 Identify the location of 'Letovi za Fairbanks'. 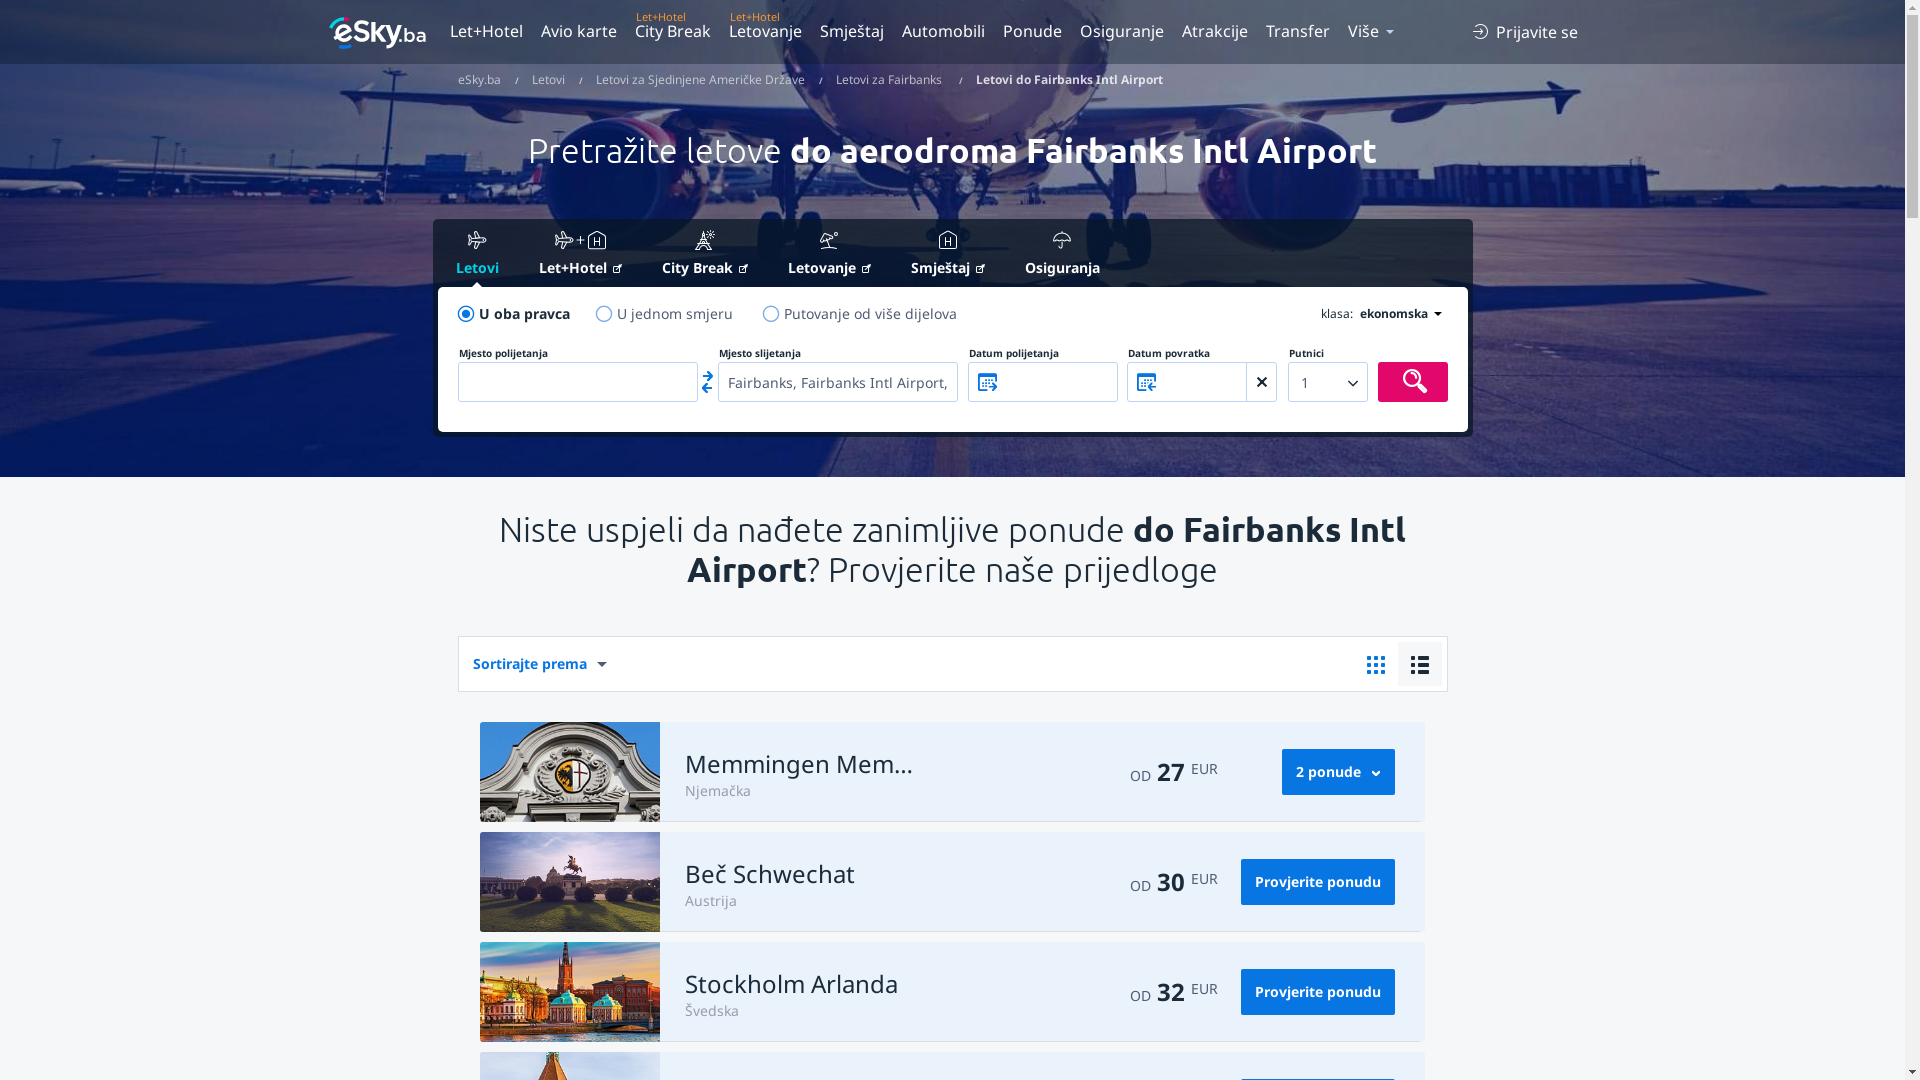
(835, 79).